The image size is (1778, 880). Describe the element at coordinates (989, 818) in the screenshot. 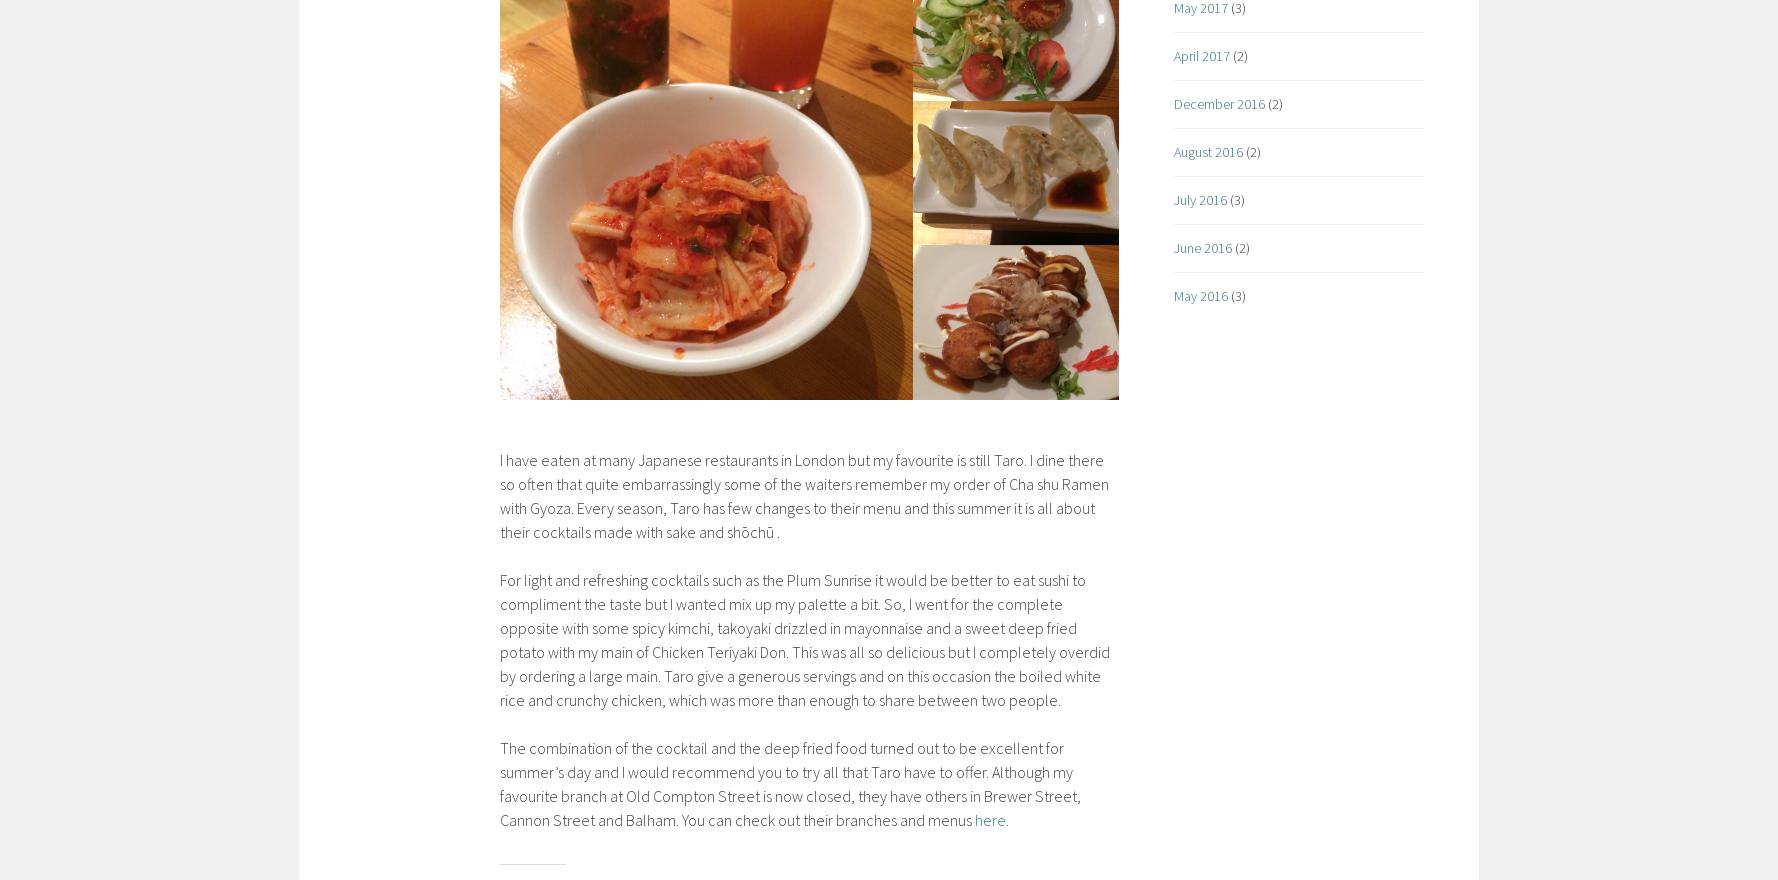

I see `'here'` at that location.